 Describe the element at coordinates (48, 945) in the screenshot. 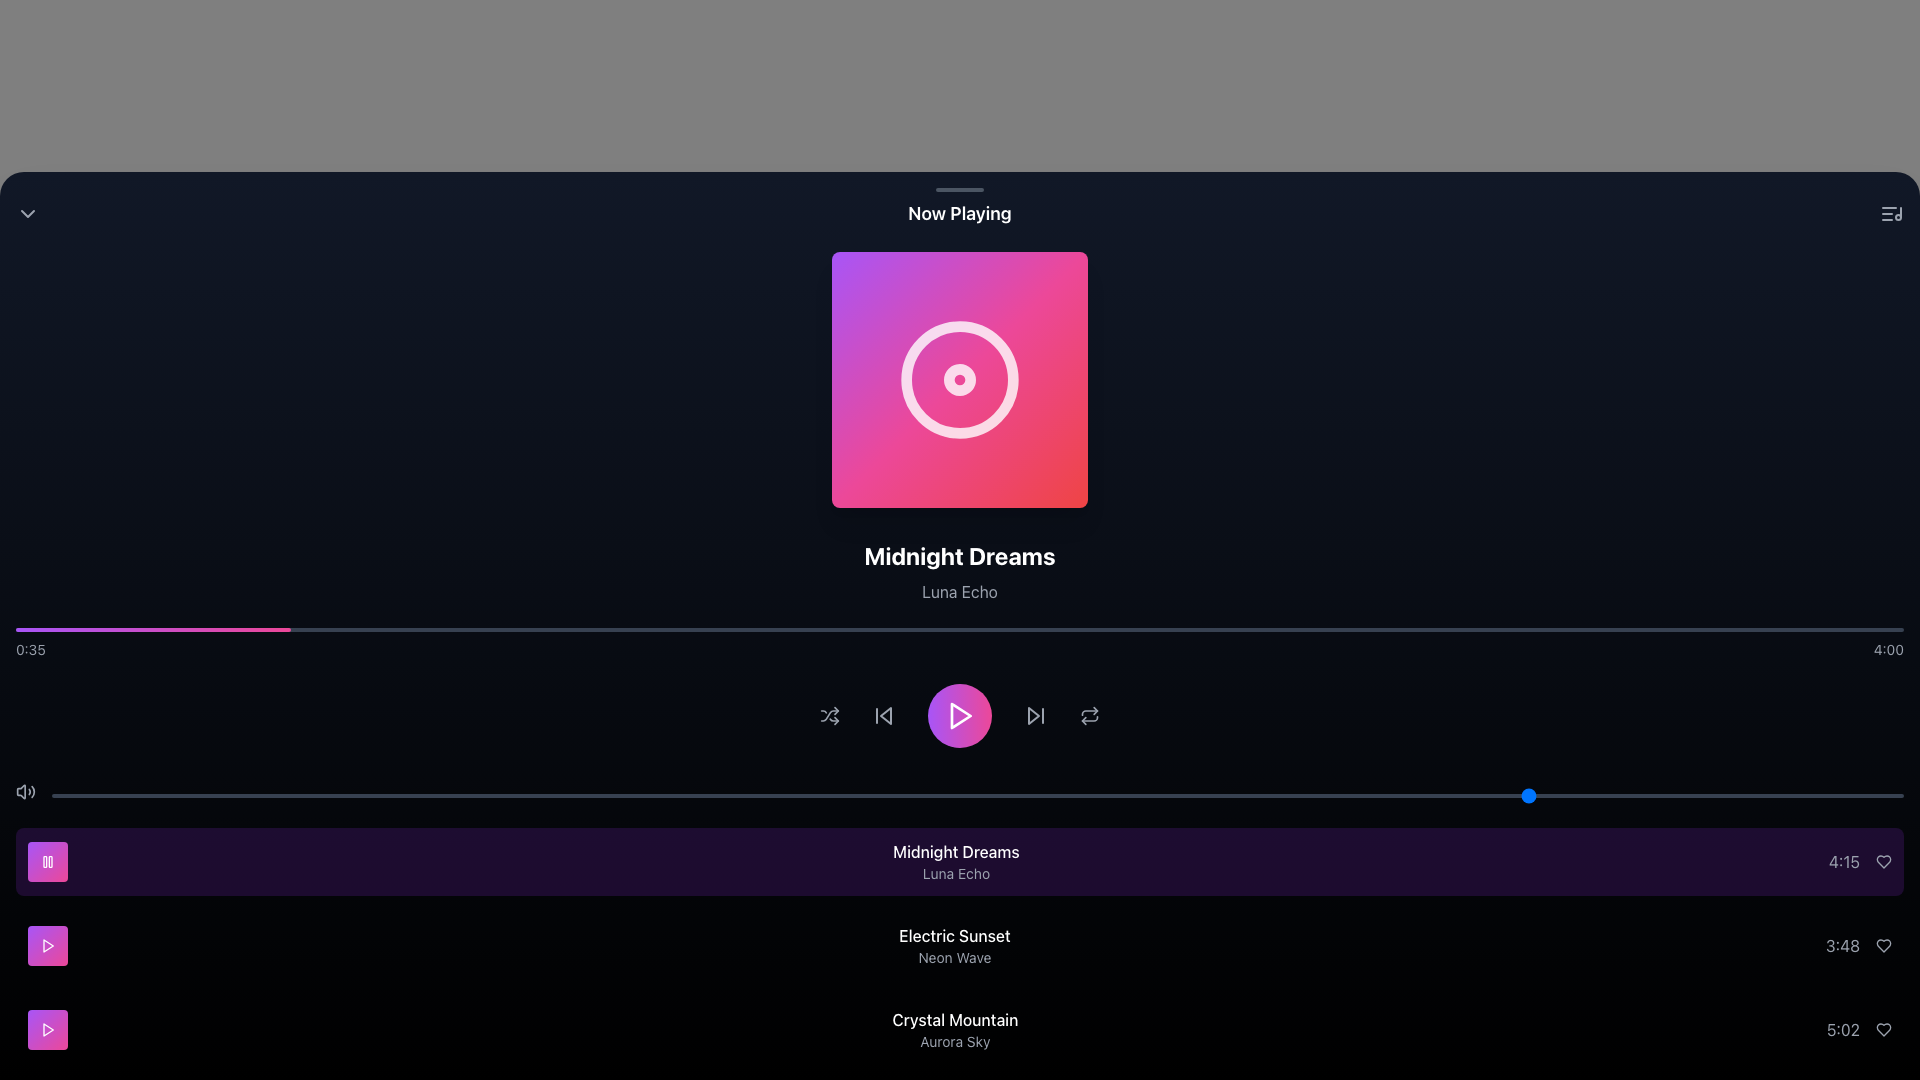

I see `the triangular play icon with an outline style located within a pink square button, which is the third button in the playback control panel of the audio player interface to play the media` at that location.